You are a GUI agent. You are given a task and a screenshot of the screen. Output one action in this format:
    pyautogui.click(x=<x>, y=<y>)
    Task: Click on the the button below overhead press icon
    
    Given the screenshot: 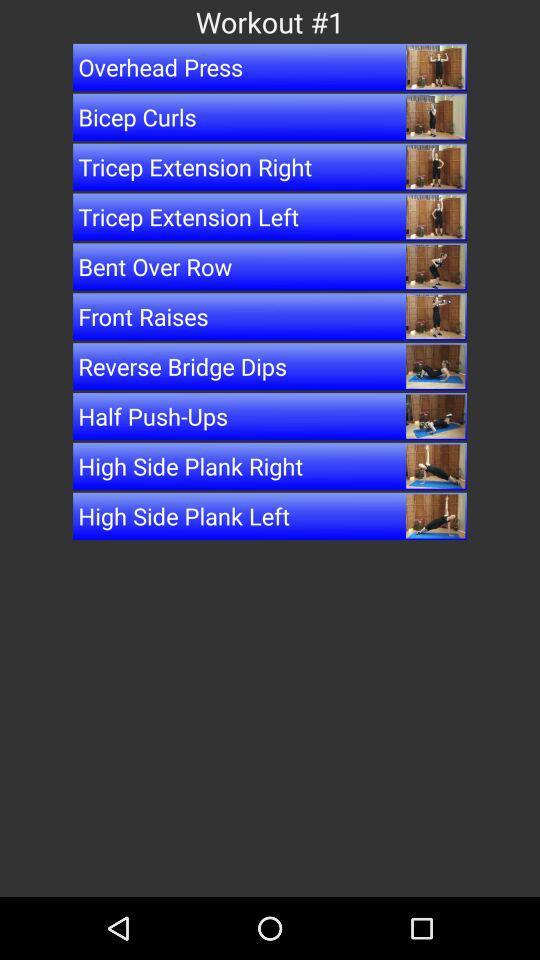 What is the action you would take?
    pyautogui.click(x=270, y=117)
    